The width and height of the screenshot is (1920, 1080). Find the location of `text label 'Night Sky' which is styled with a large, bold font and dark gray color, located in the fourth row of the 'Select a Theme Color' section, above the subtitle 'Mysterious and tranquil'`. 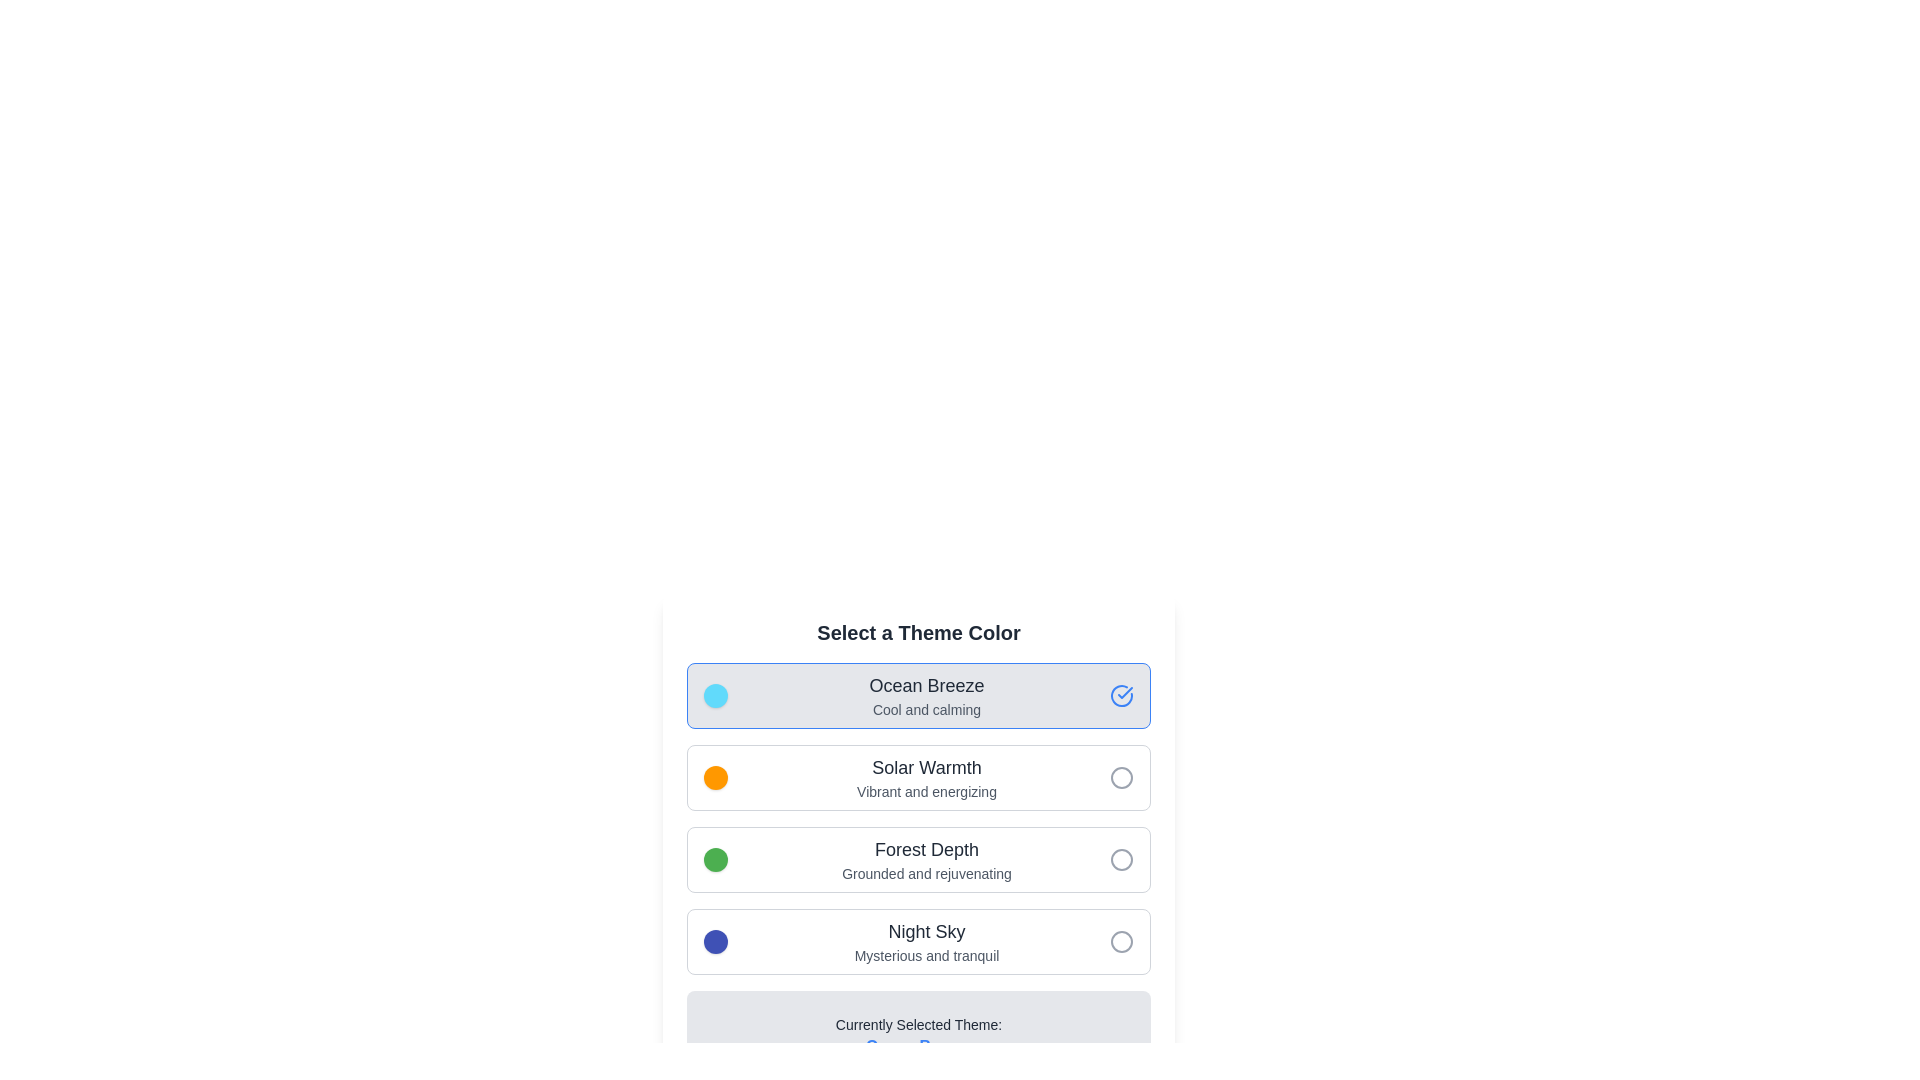

text label 'Night Sky' which is styled with a large, bold font and dark gray color, located in the fourth row of the 'Select a Theme Color' section, above the subtitle 'Mysterious and tranquil' is located at coordinates (925, 932).